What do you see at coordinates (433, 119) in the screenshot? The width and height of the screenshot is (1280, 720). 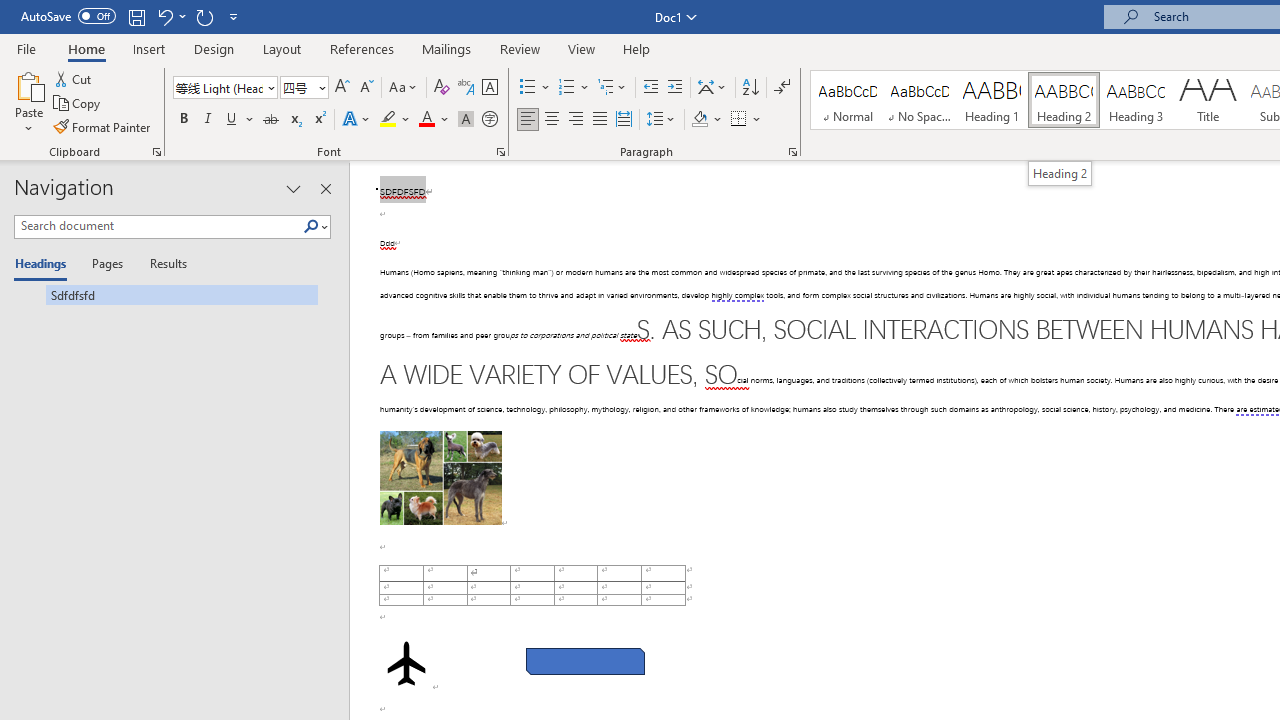 I see `'Font Color'` at bounding box center [433, 119].